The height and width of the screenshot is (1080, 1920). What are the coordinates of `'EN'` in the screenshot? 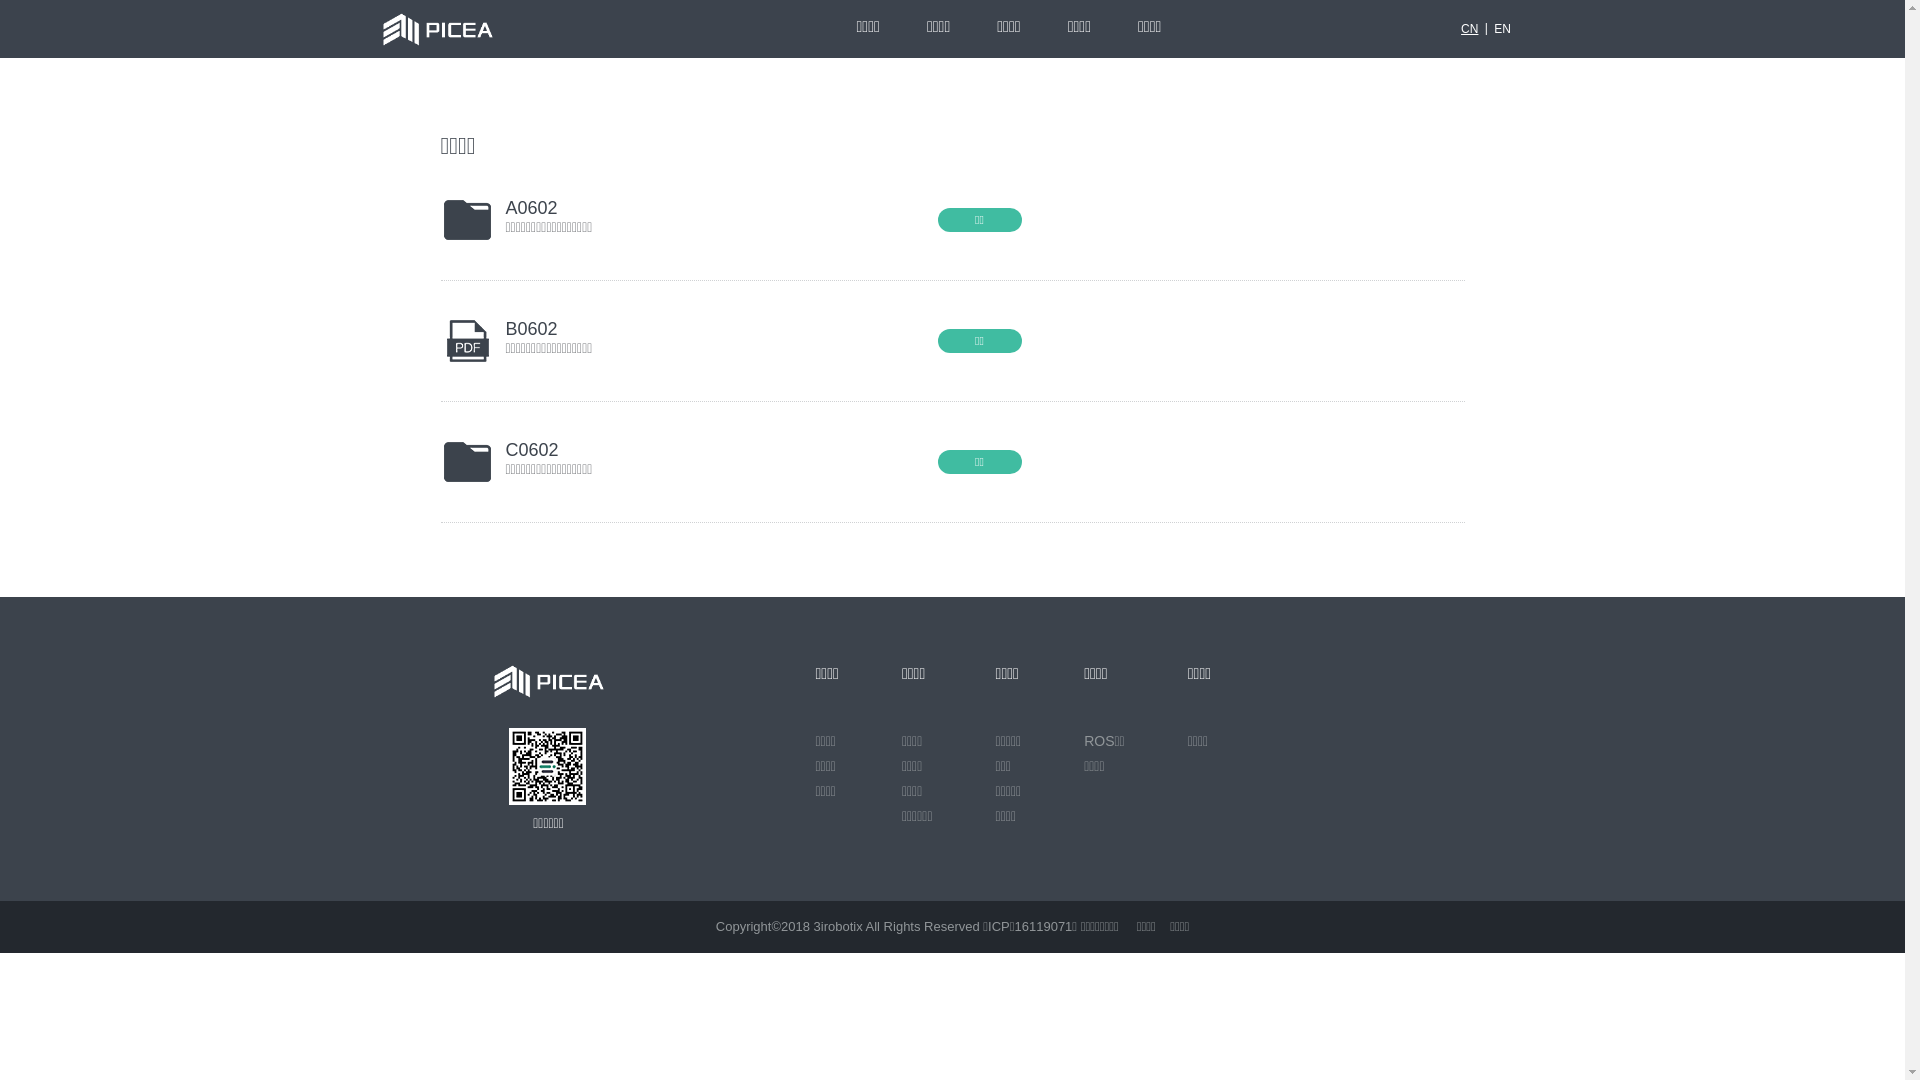 It's located at (1502, 29).